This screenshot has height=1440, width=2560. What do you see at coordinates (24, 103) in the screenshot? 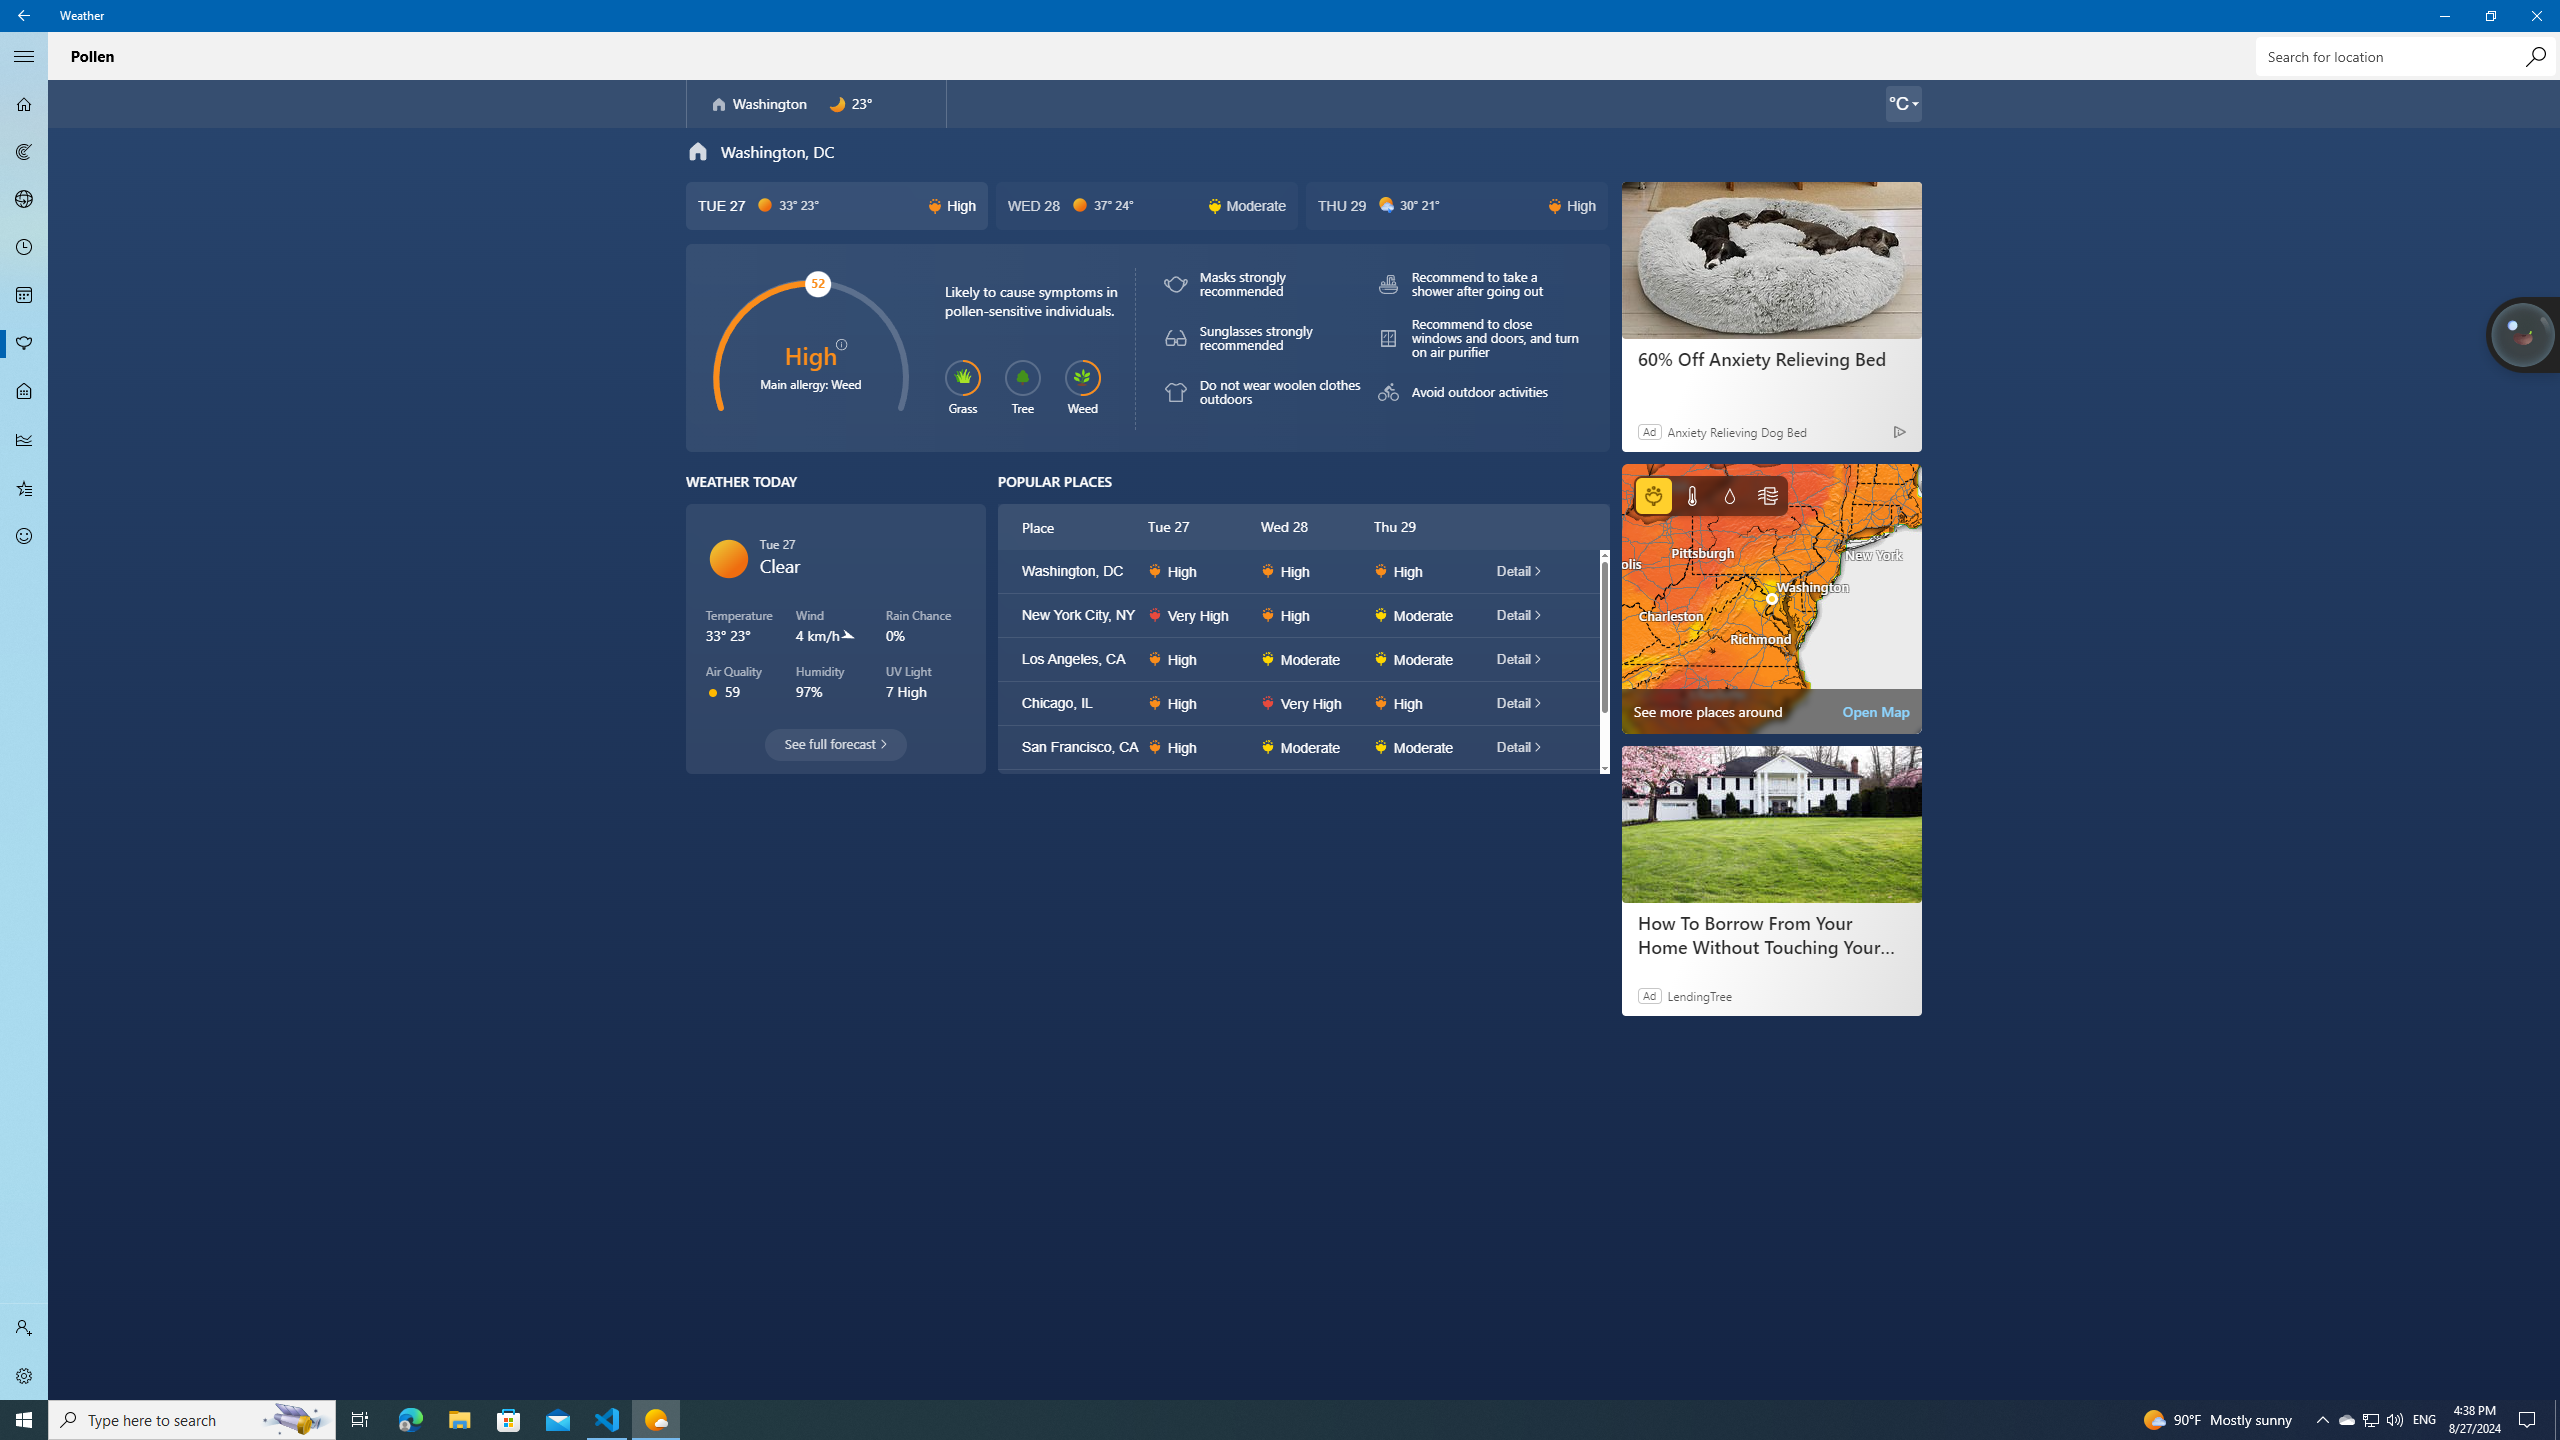
I see `'Forecast - Not Selected'` at bounding box center [24, 103].